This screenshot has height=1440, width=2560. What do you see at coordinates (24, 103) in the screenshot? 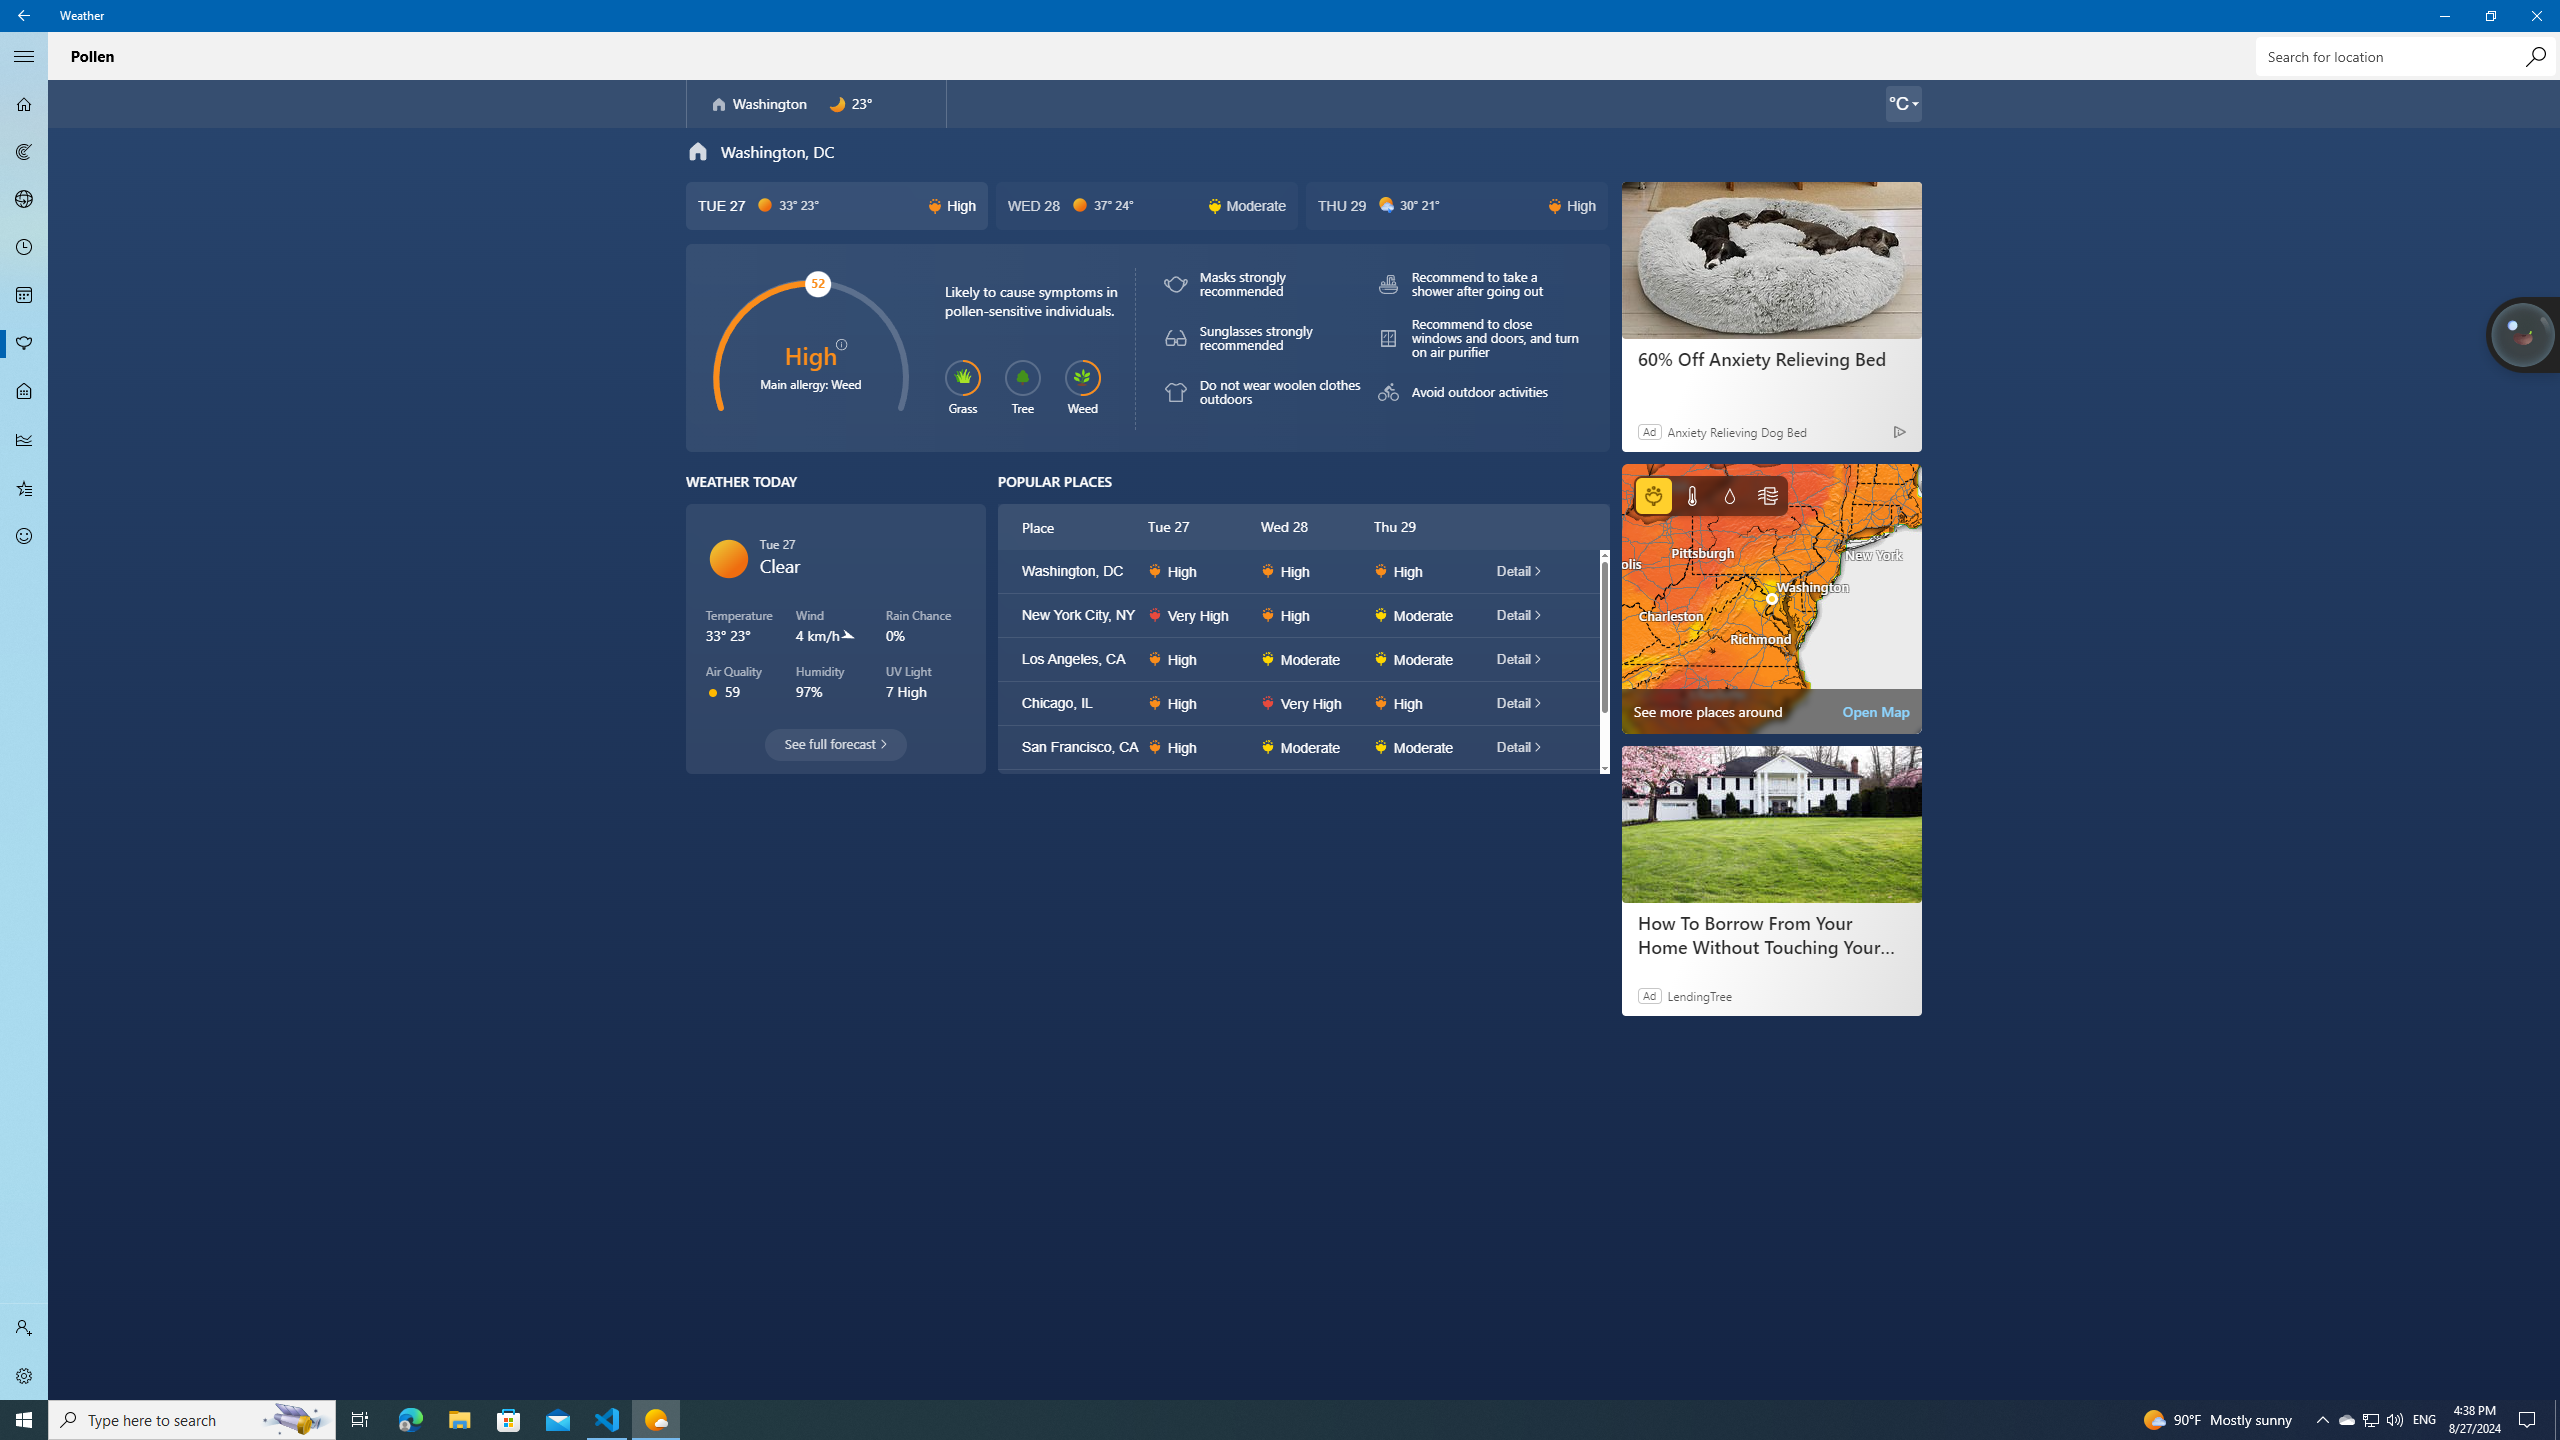
I see `'Forecast - Not Selected'` at bounding box center [24, 103].